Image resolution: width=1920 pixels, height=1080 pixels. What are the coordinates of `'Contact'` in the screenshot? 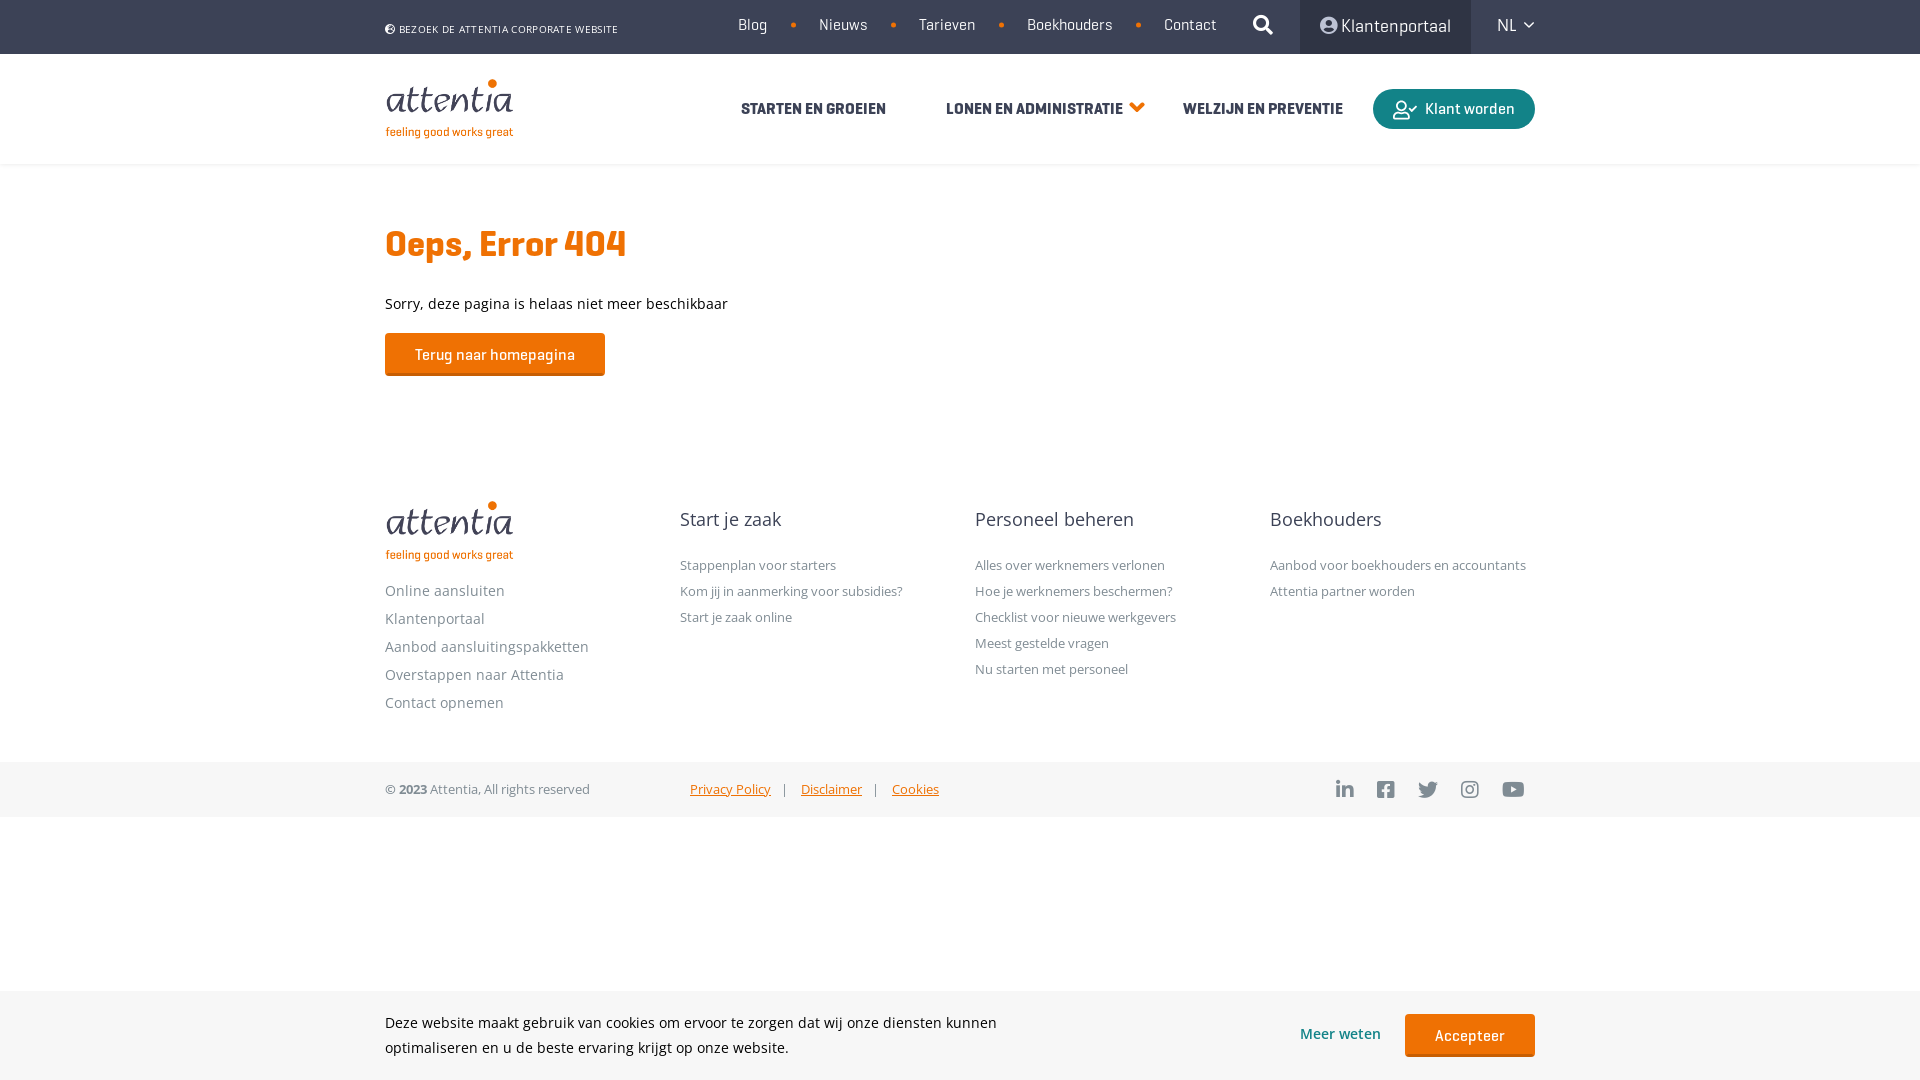 It's located at (1190, 24).